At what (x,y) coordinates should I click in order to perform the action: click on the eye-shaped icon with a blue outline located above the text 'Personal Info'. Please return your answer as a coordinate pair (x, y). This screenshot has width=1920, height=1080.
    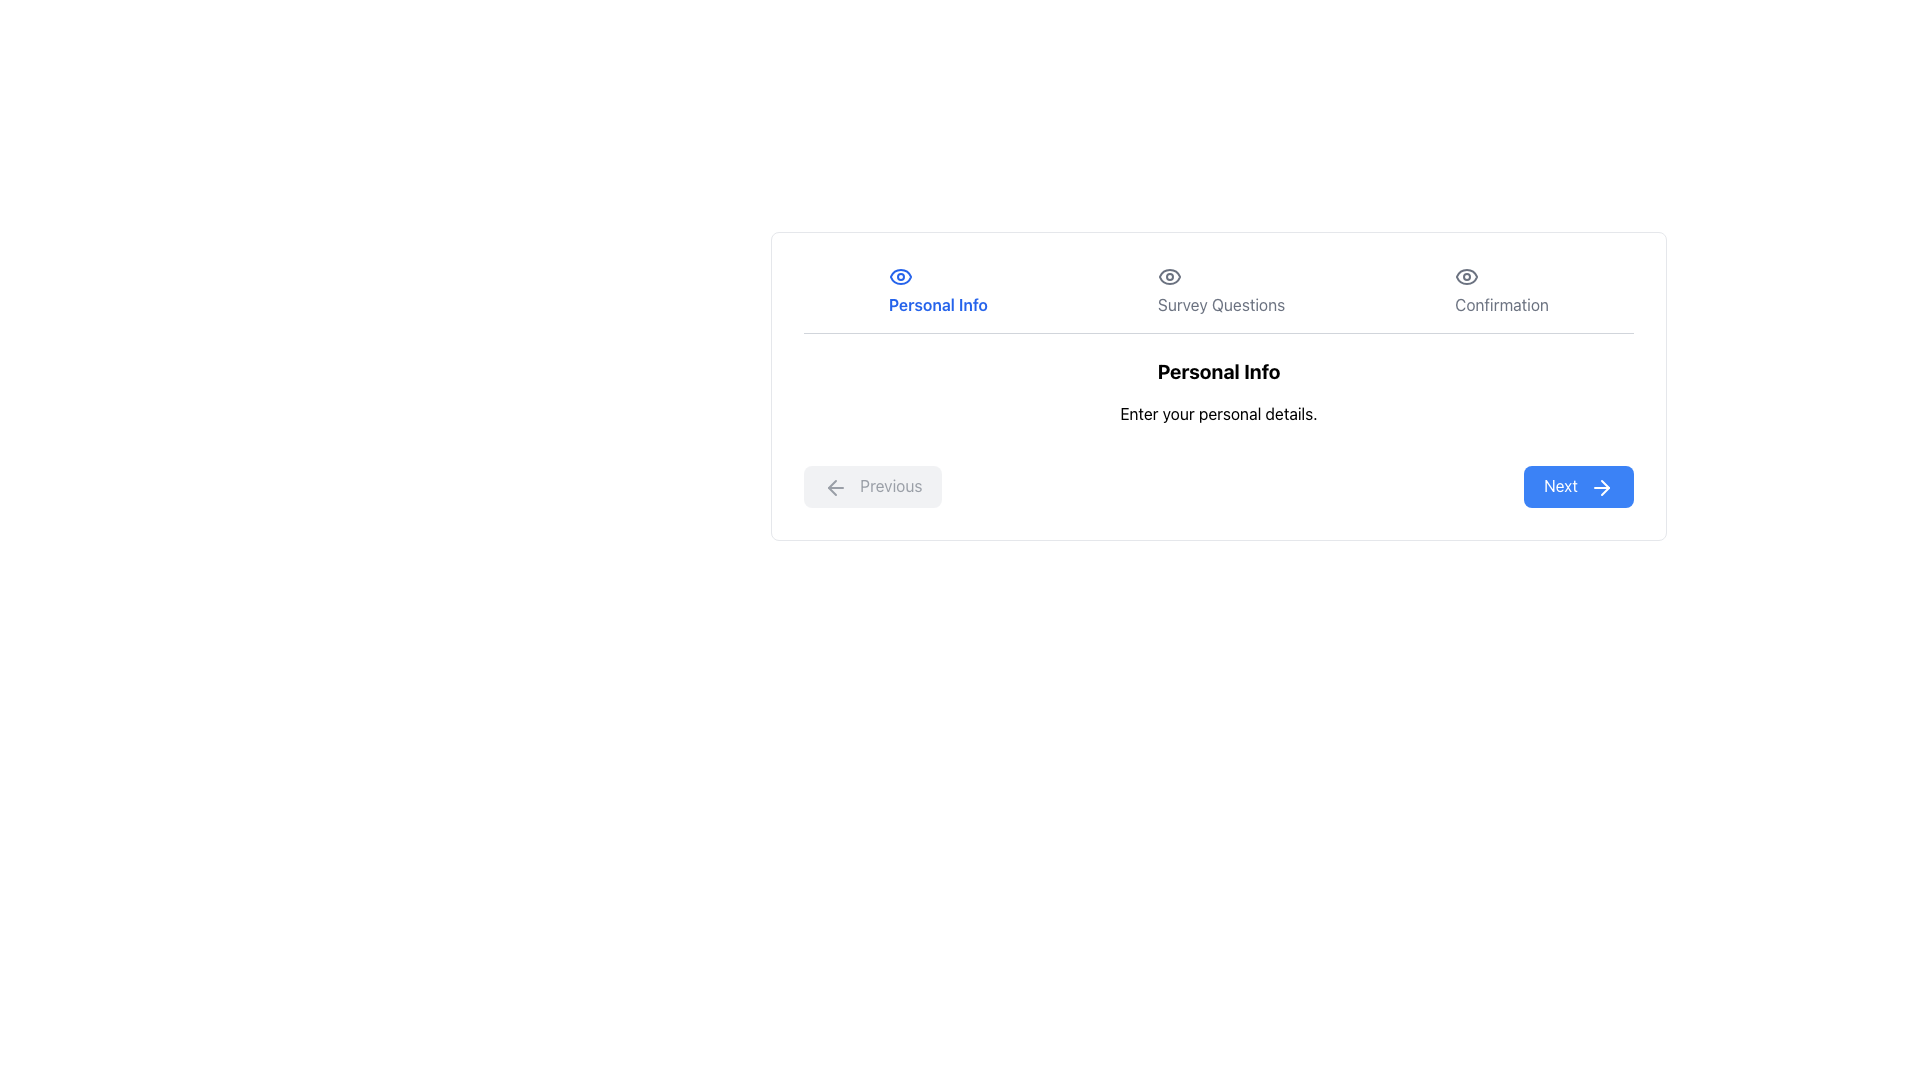
    Looking at the image, I should click on (900, 277).